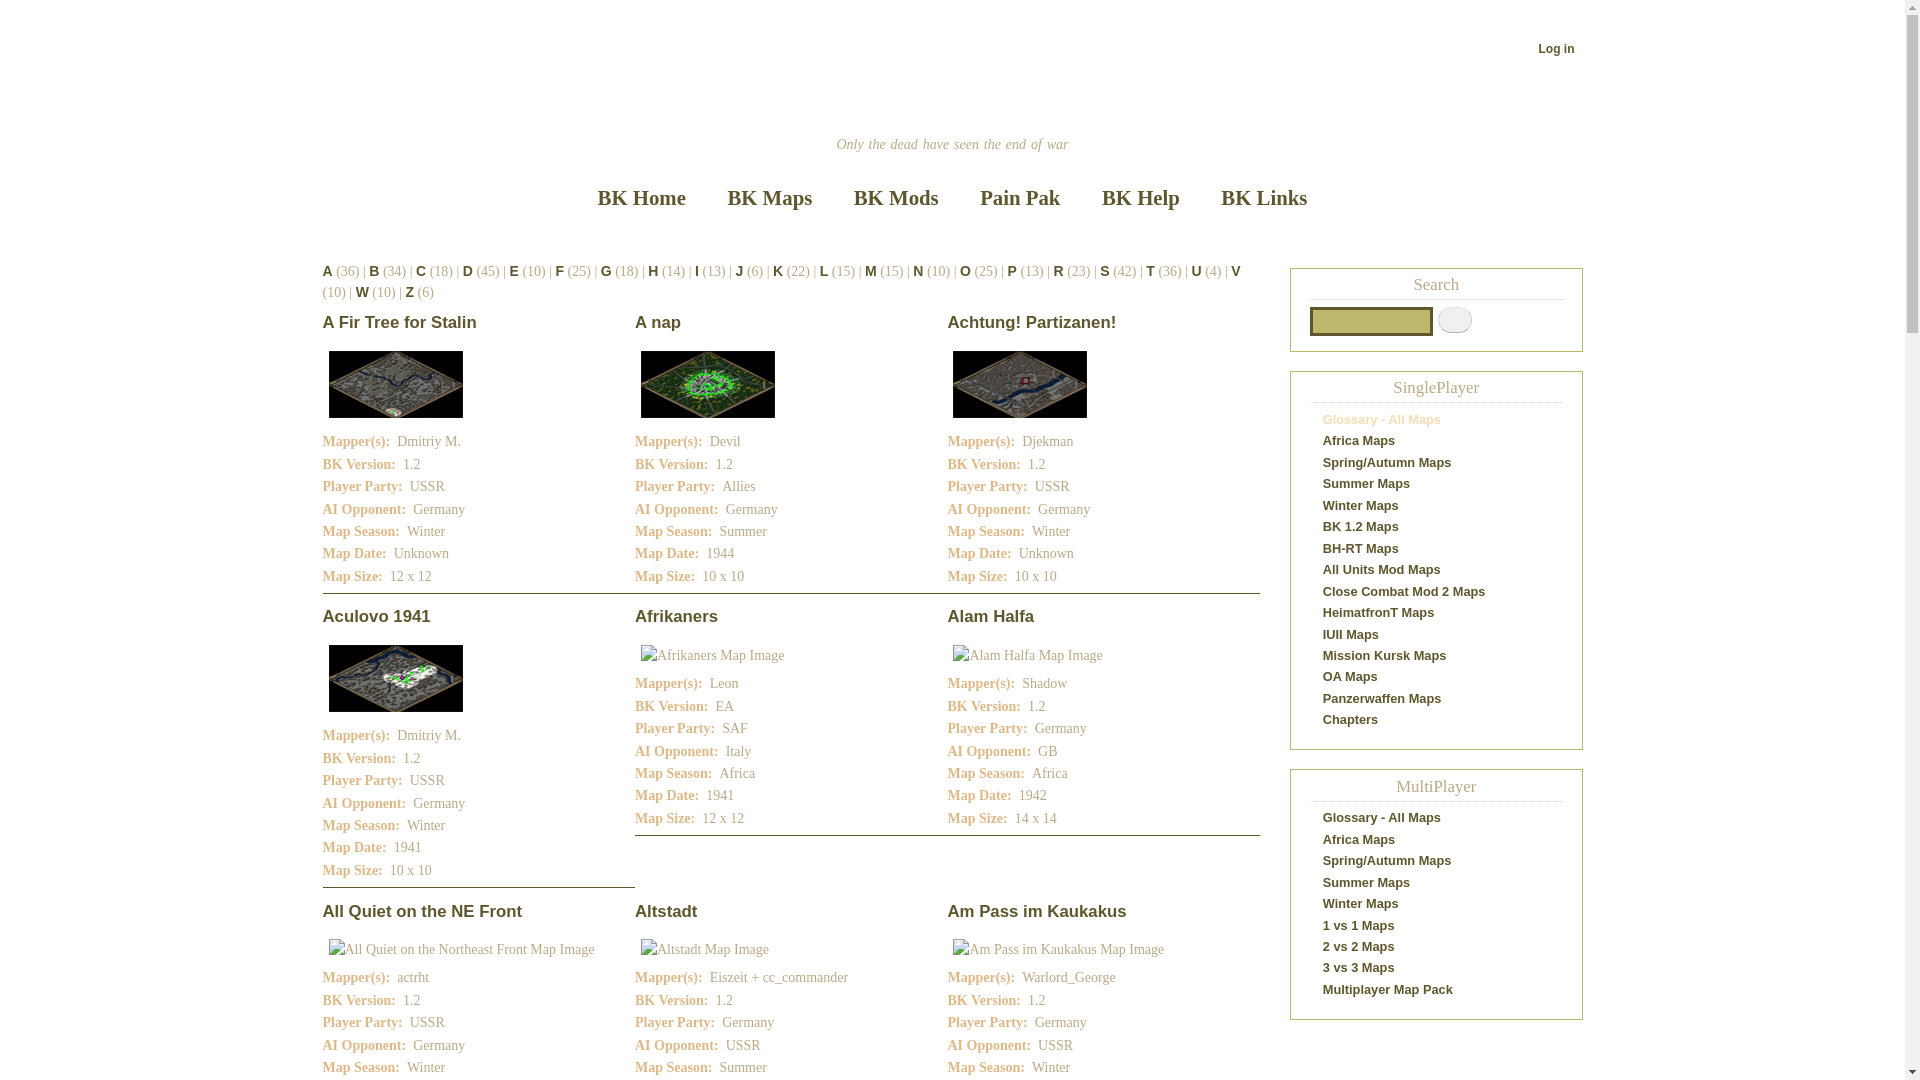 This screenshot has width=1920, height=1080. I want to click on 'N', so click(916, 270).